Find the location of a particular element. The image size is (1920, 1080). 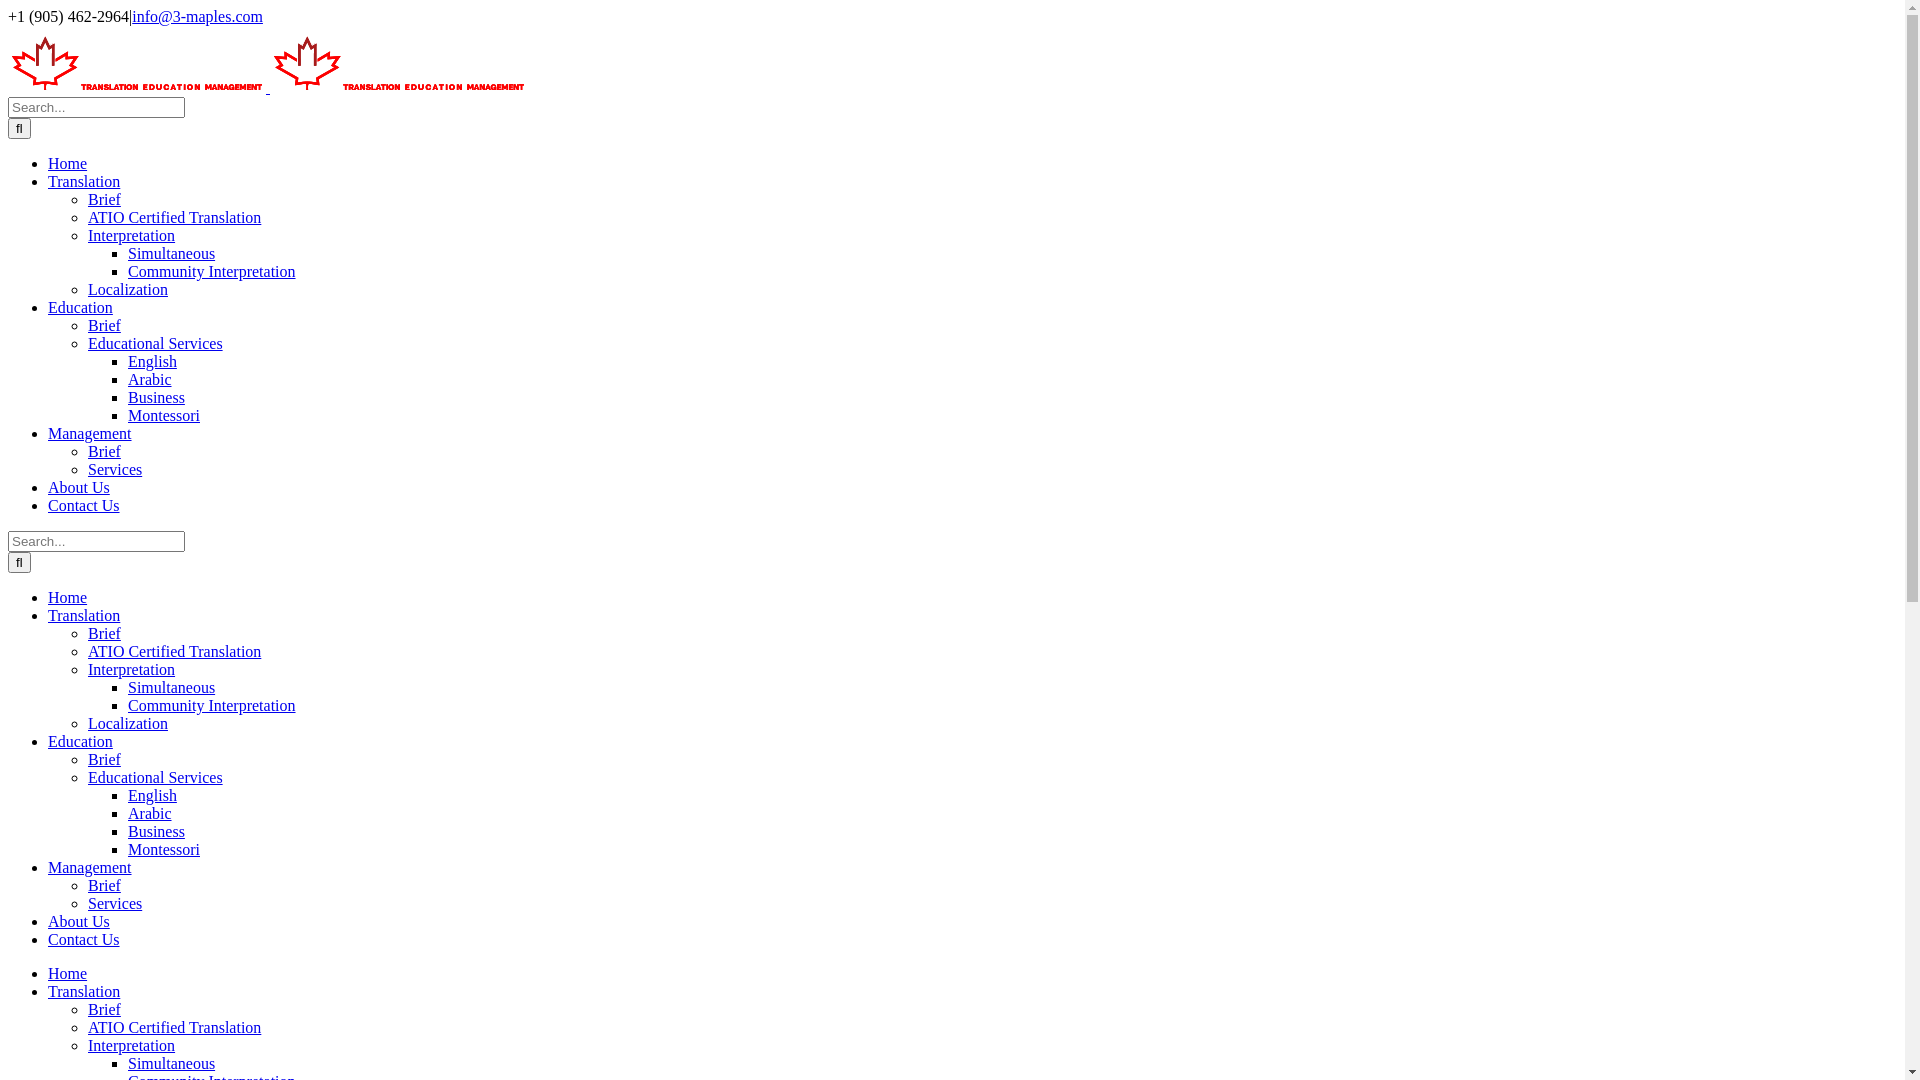

'Educational Services' is located at coordinates (154, 342).